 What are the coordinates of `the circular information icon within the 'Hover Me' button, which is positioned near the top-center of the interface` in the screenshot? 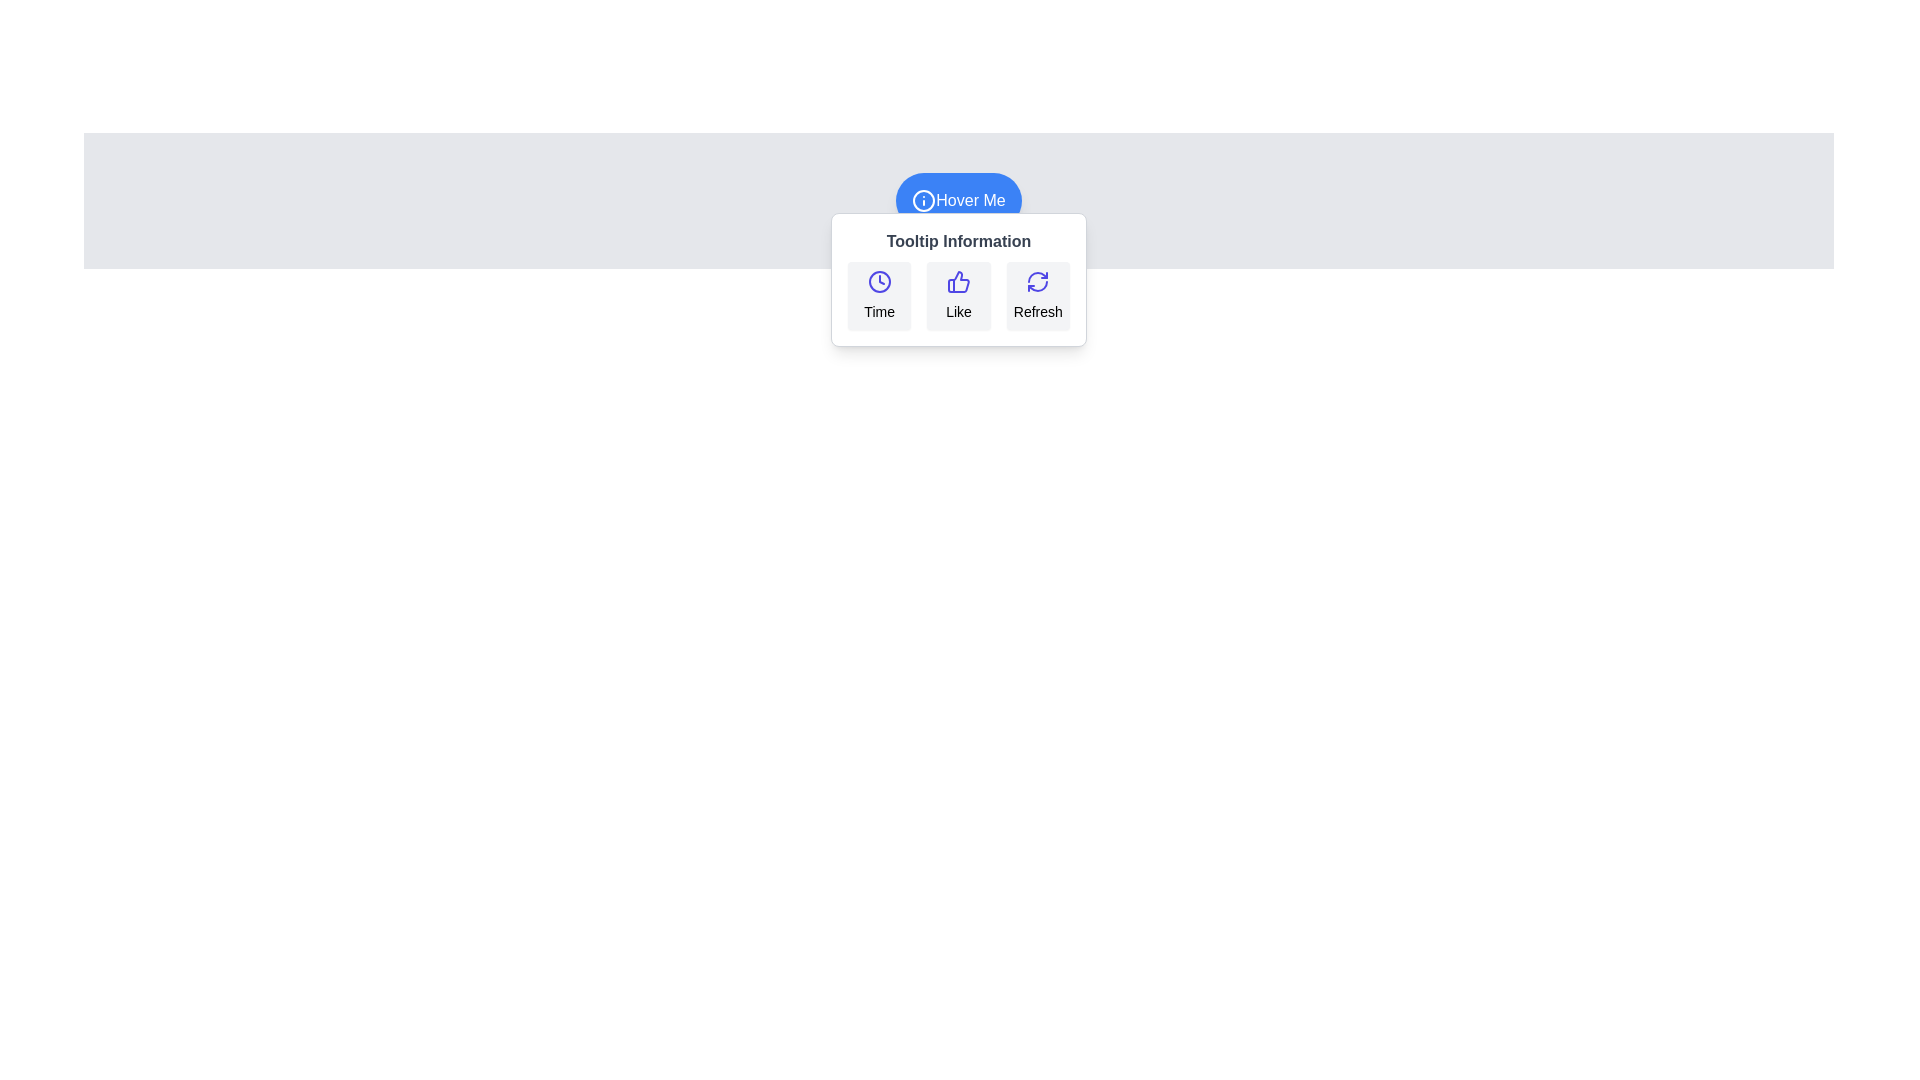 It's located at (923, 200).